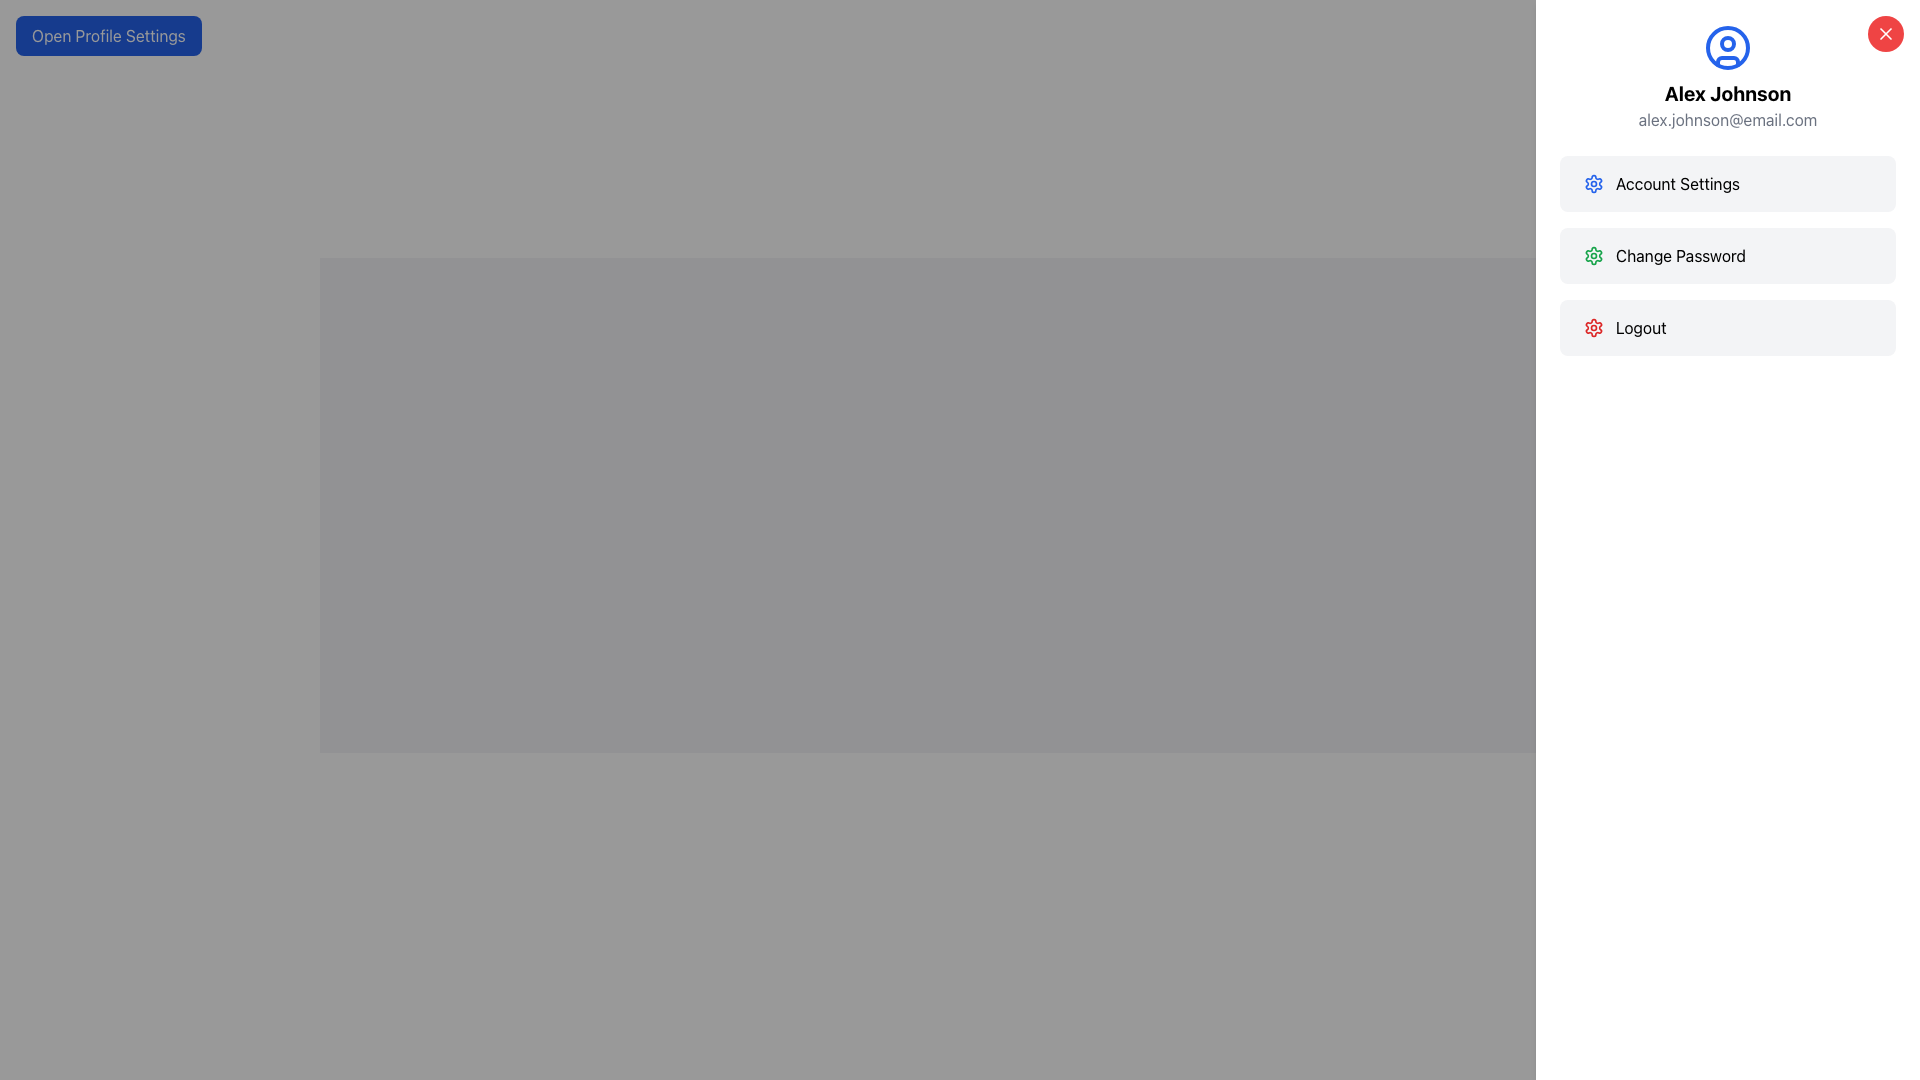 Image resolution: width=1920 pixels, height=1080 pixels. Describe the element at coordinates (1592, 254) in the screenshot. I see `the green gear-shaped icon located to the left of the 'Change Password' text to identify the functionality related to changing the password` at that location.